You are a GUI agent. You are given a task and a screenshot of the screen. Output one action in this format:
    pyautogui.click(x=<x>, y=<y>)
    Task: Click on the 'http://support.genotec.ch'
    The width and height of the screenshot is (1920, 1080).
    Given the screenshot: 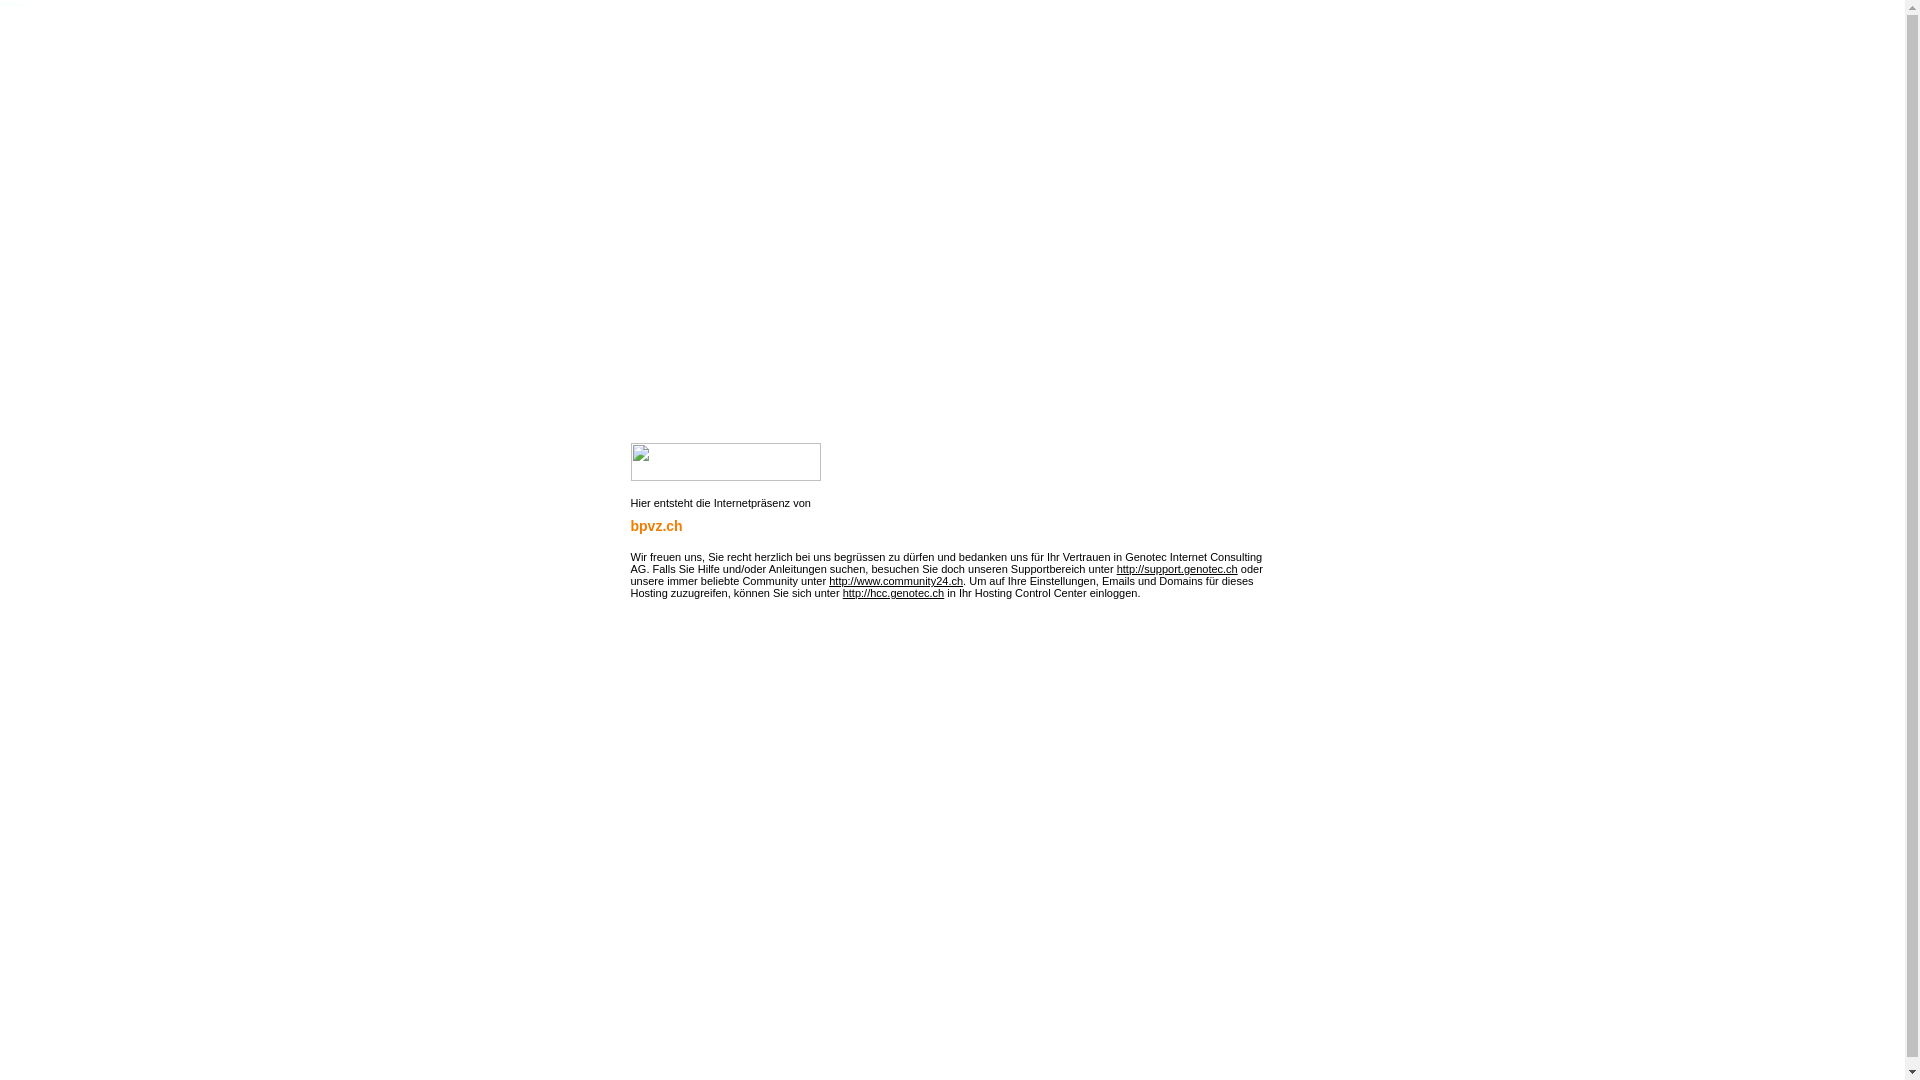 What is the action you would take?
    pyautogui.click(x=1116, y=569)
    